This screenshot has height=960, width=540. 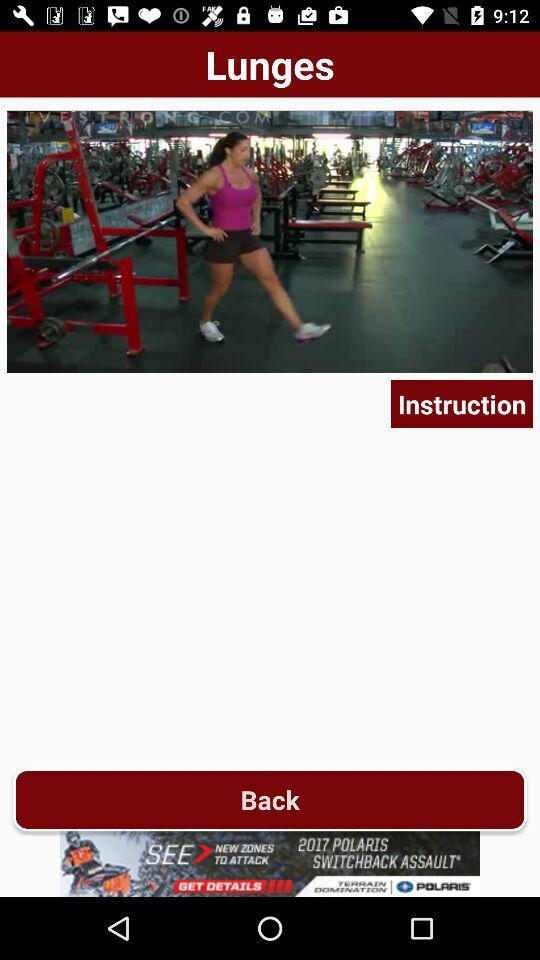 What do you see at coordinates (270, 863) in the screenshot?
I see `open advertisement` at bounding box center [270, 863].